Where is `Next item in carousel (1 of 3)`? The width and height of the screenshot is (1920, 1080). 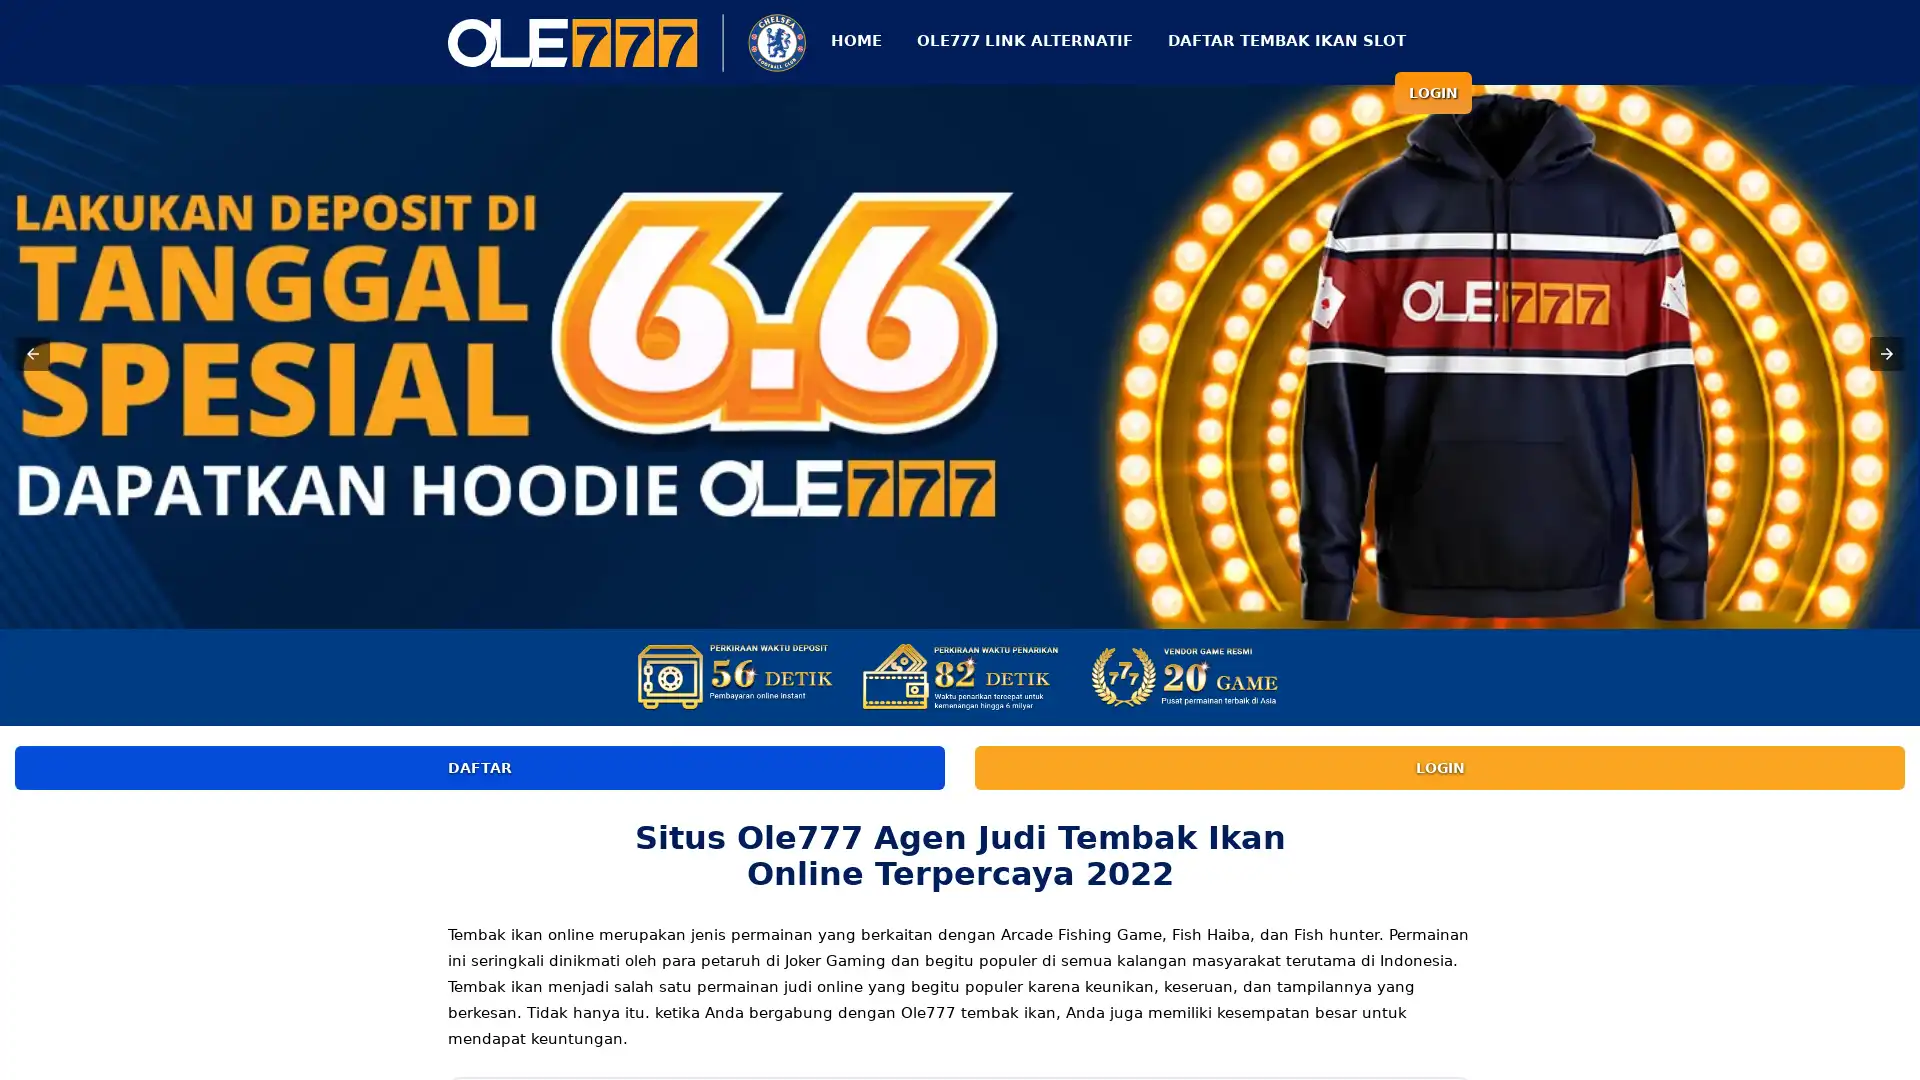 Next item in carousel (1 of 3) is located at coordinates (1885, 353).